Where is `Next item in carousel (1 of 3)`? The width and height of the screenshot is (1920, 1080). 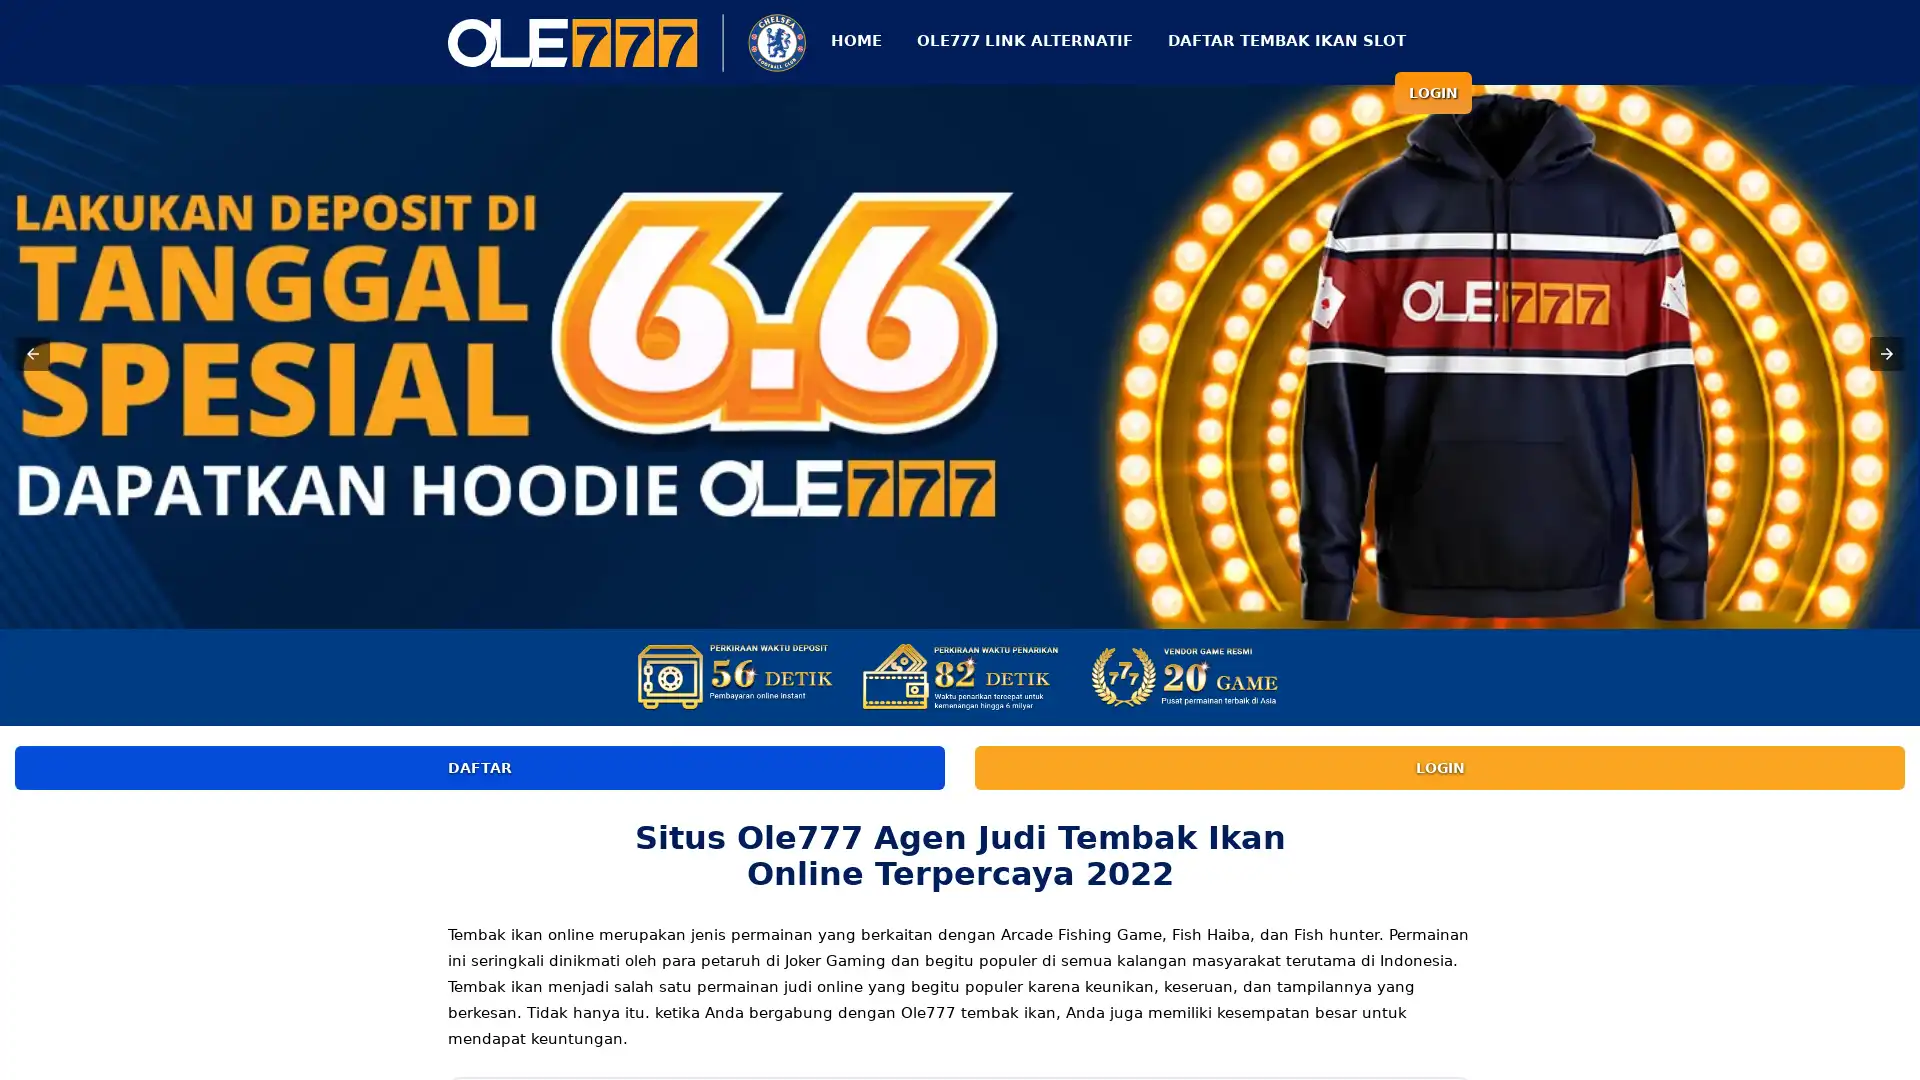 Next item in carousel (1 of 3) is located at coordinates (1885, 353).